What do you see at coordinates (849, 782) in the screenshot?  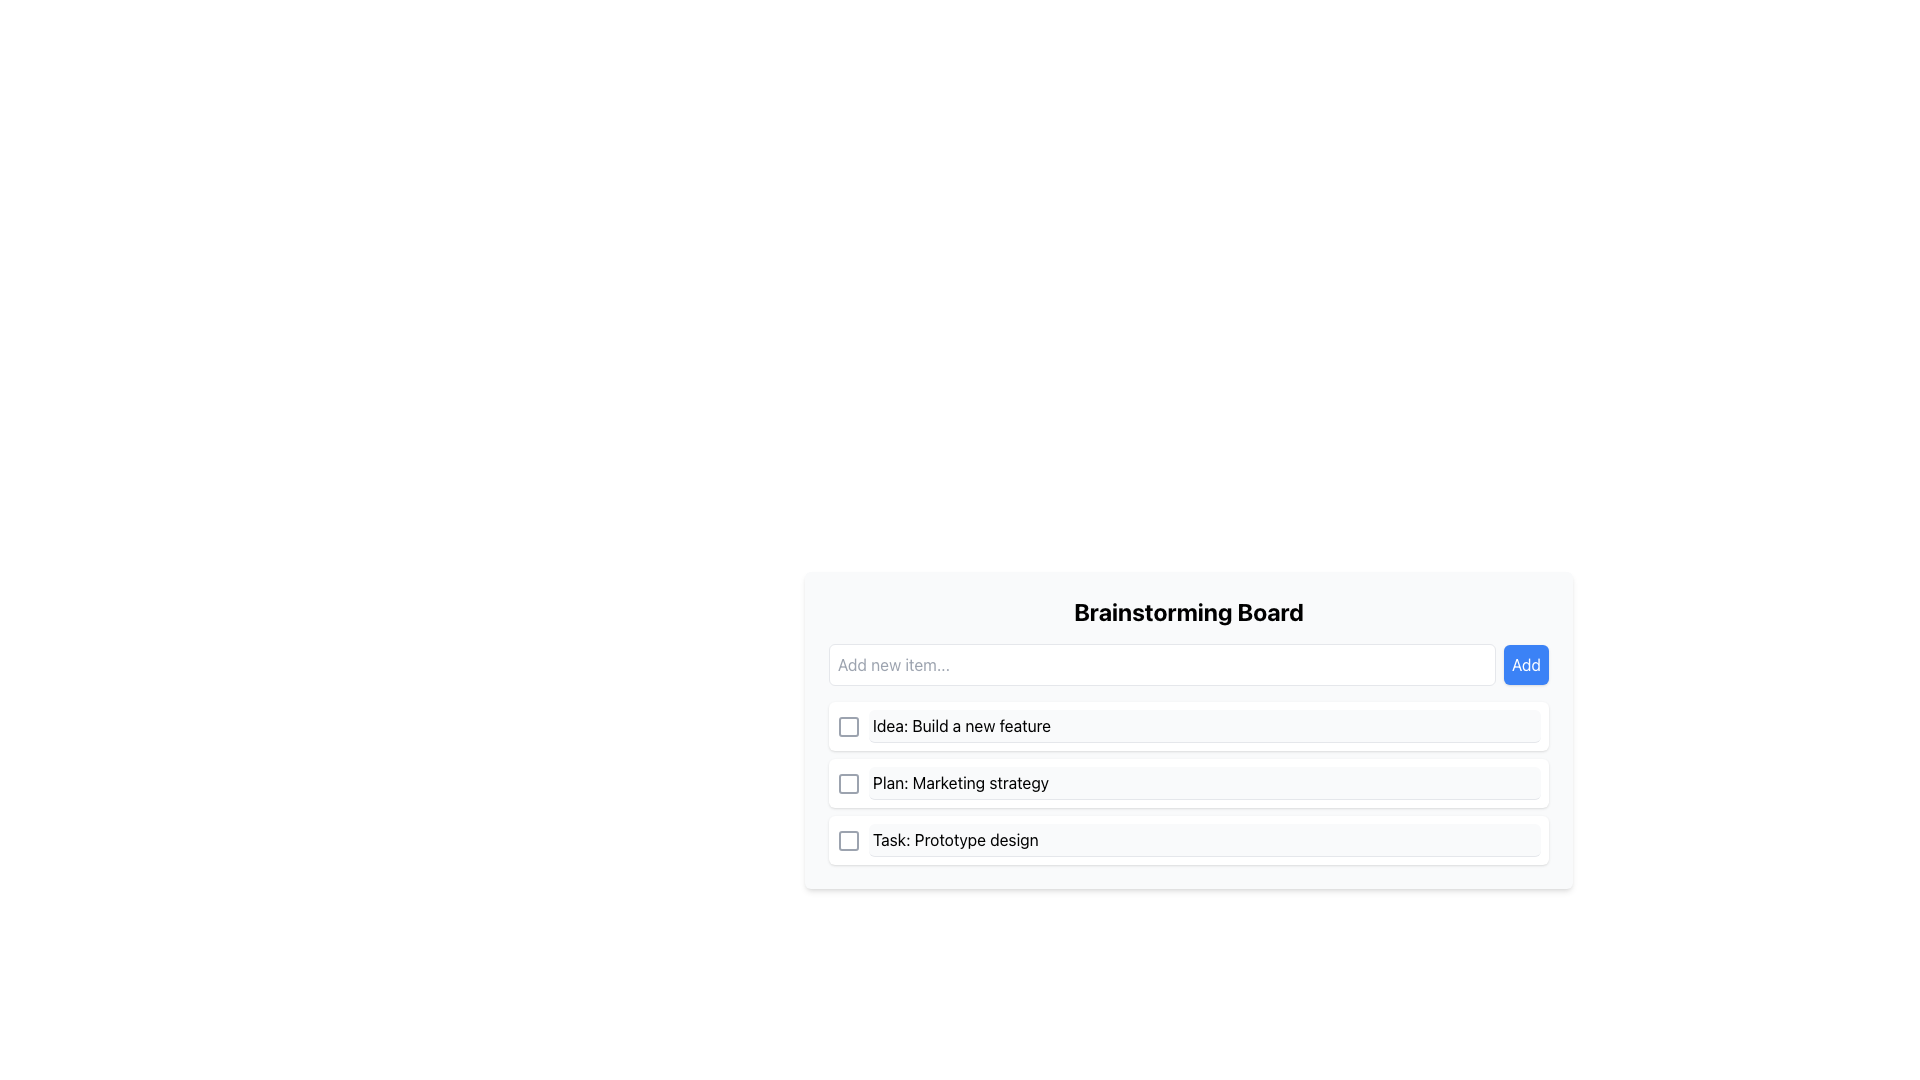 I see `the icon associated with the list item labeled 'Plan: Marketing strategy' to interact with it` at bounding box center [849, 782].